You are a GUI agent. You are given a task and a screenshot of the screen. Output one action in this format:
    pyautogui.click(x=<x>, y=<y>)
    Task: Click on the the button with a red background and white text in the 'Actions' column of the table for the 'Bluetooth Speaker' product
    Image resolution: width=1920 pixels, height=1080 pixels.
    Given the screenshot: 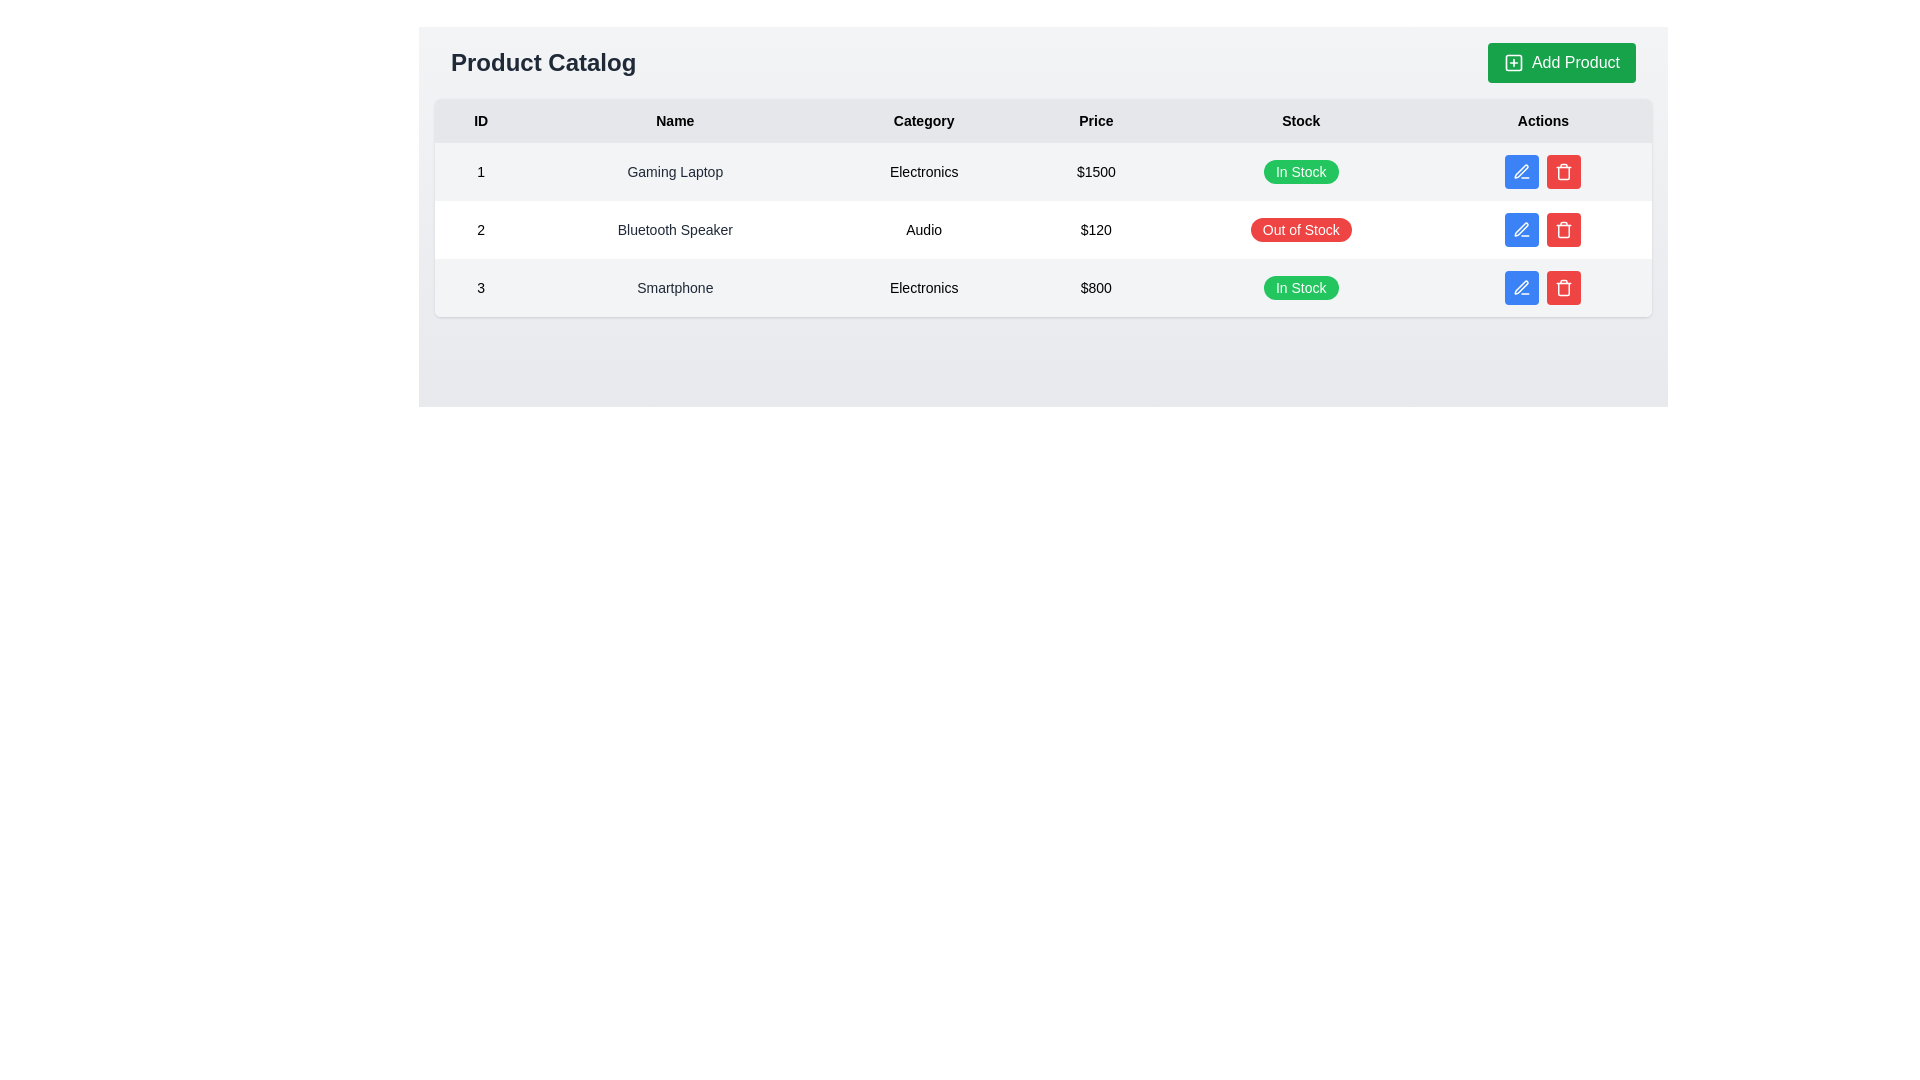 What is the action you would take?
    pyautogui.click(x=1563, y=229)
    